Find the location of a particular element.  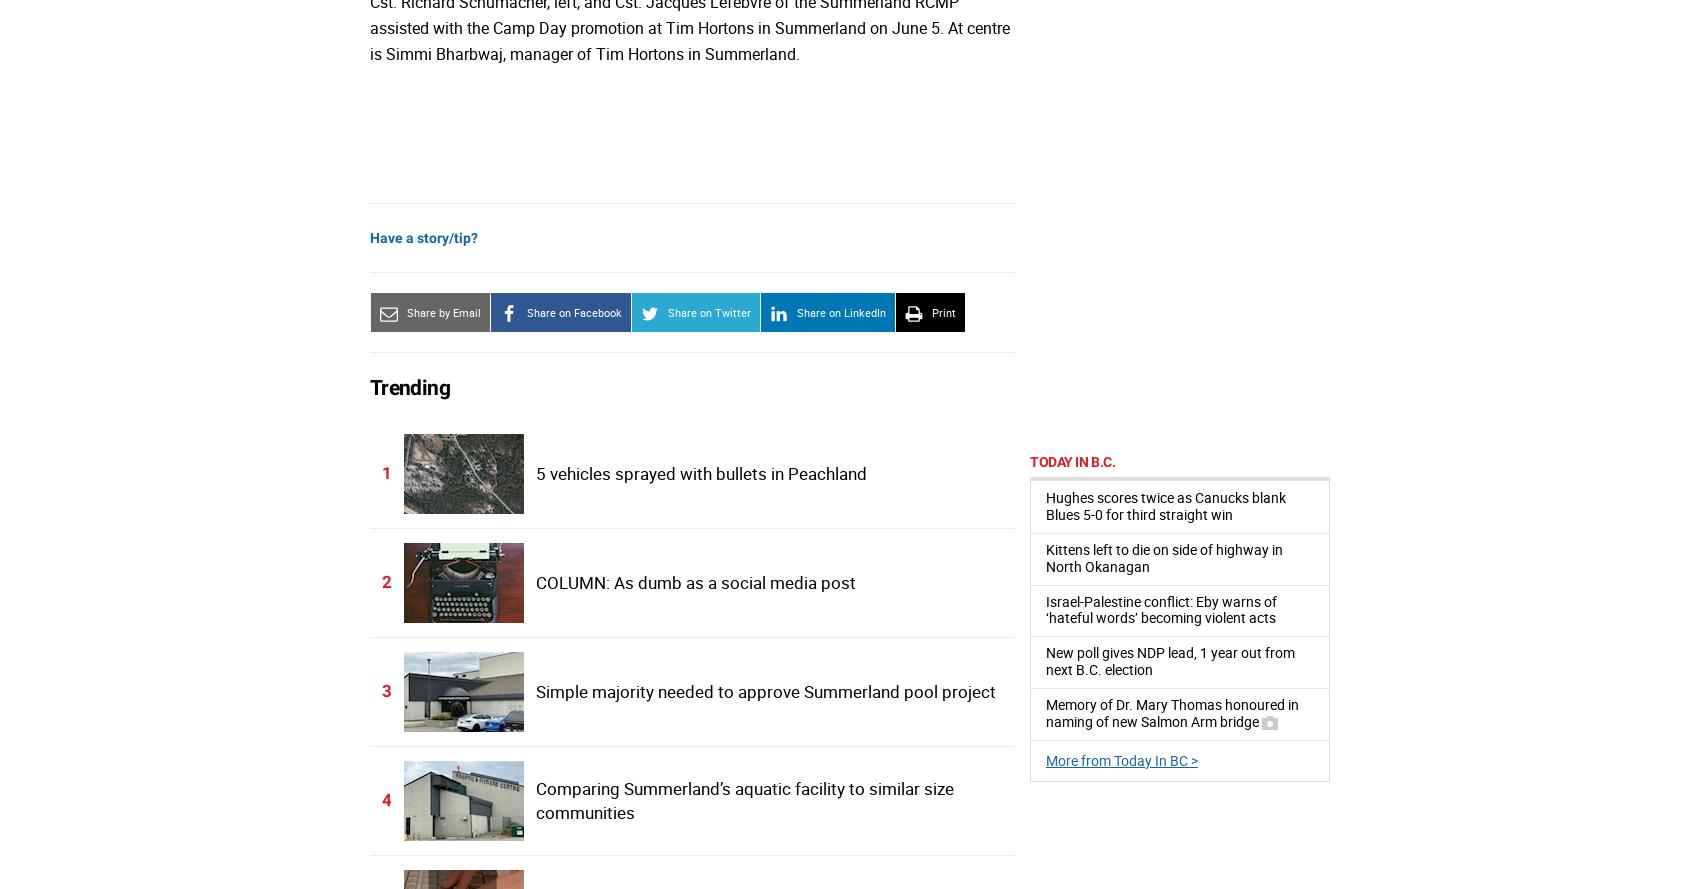

'Memory of Dr. Mary Thomas honoured in naming of new Salmon Arm bridge' is located at coordinates (1171, 711).